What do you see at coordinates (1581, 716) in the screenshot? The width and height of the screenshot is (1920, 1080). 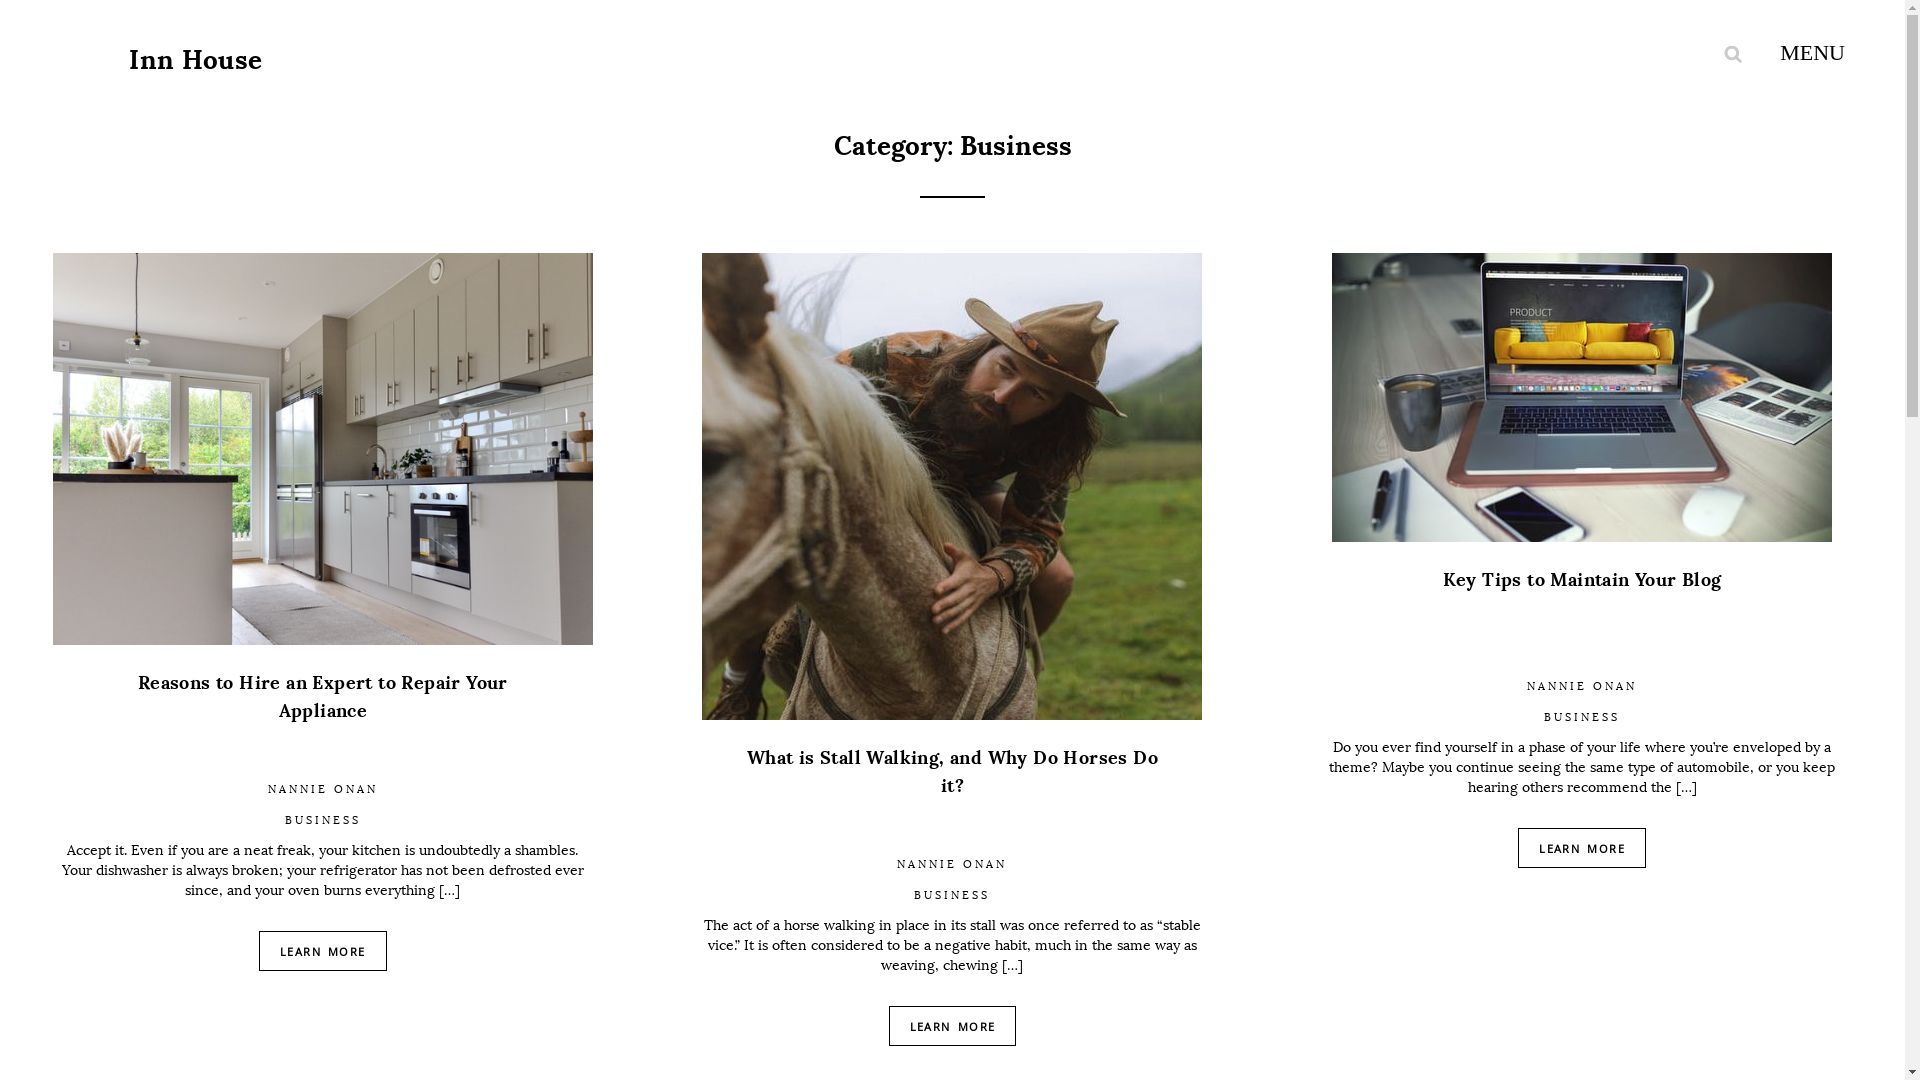 I see `'BUSINESS'` at bounding box center [1581, 716].